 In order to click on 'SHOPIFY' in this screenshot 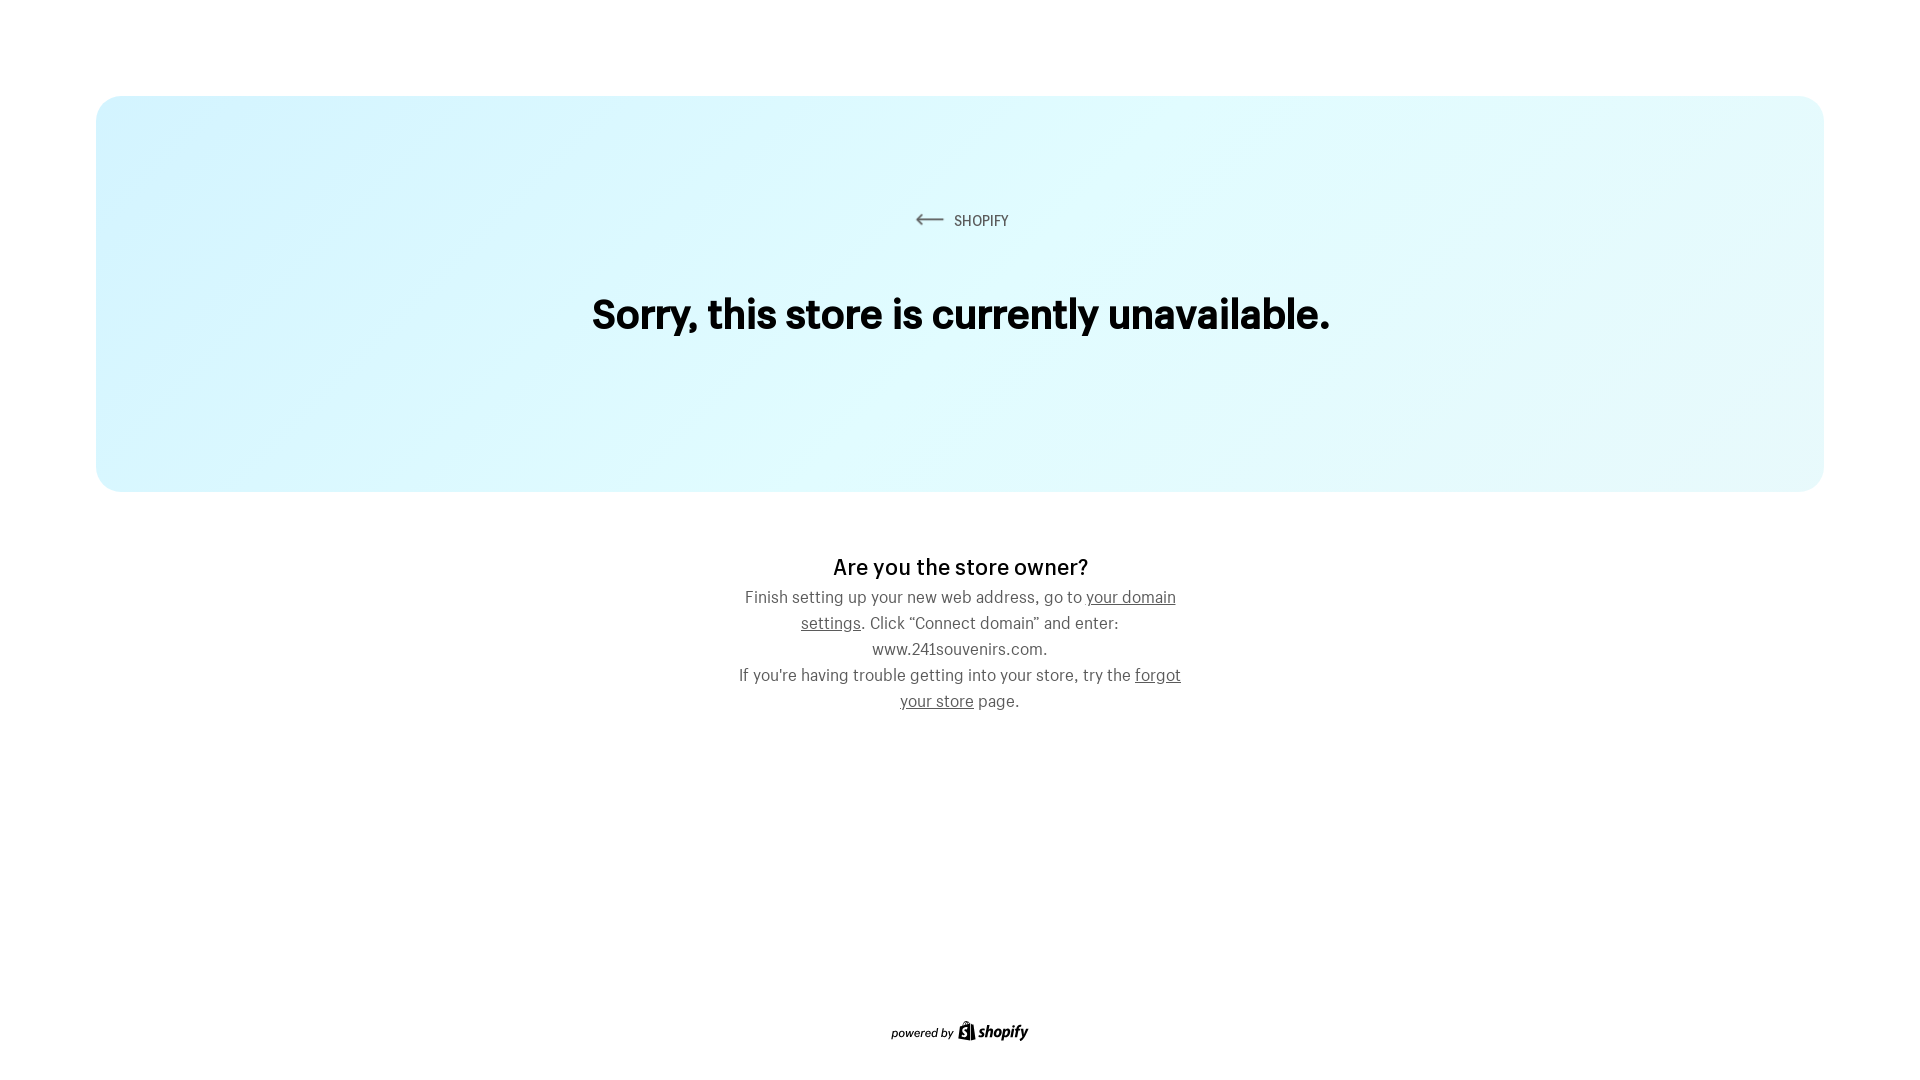, I will do `click(960, 220)`.